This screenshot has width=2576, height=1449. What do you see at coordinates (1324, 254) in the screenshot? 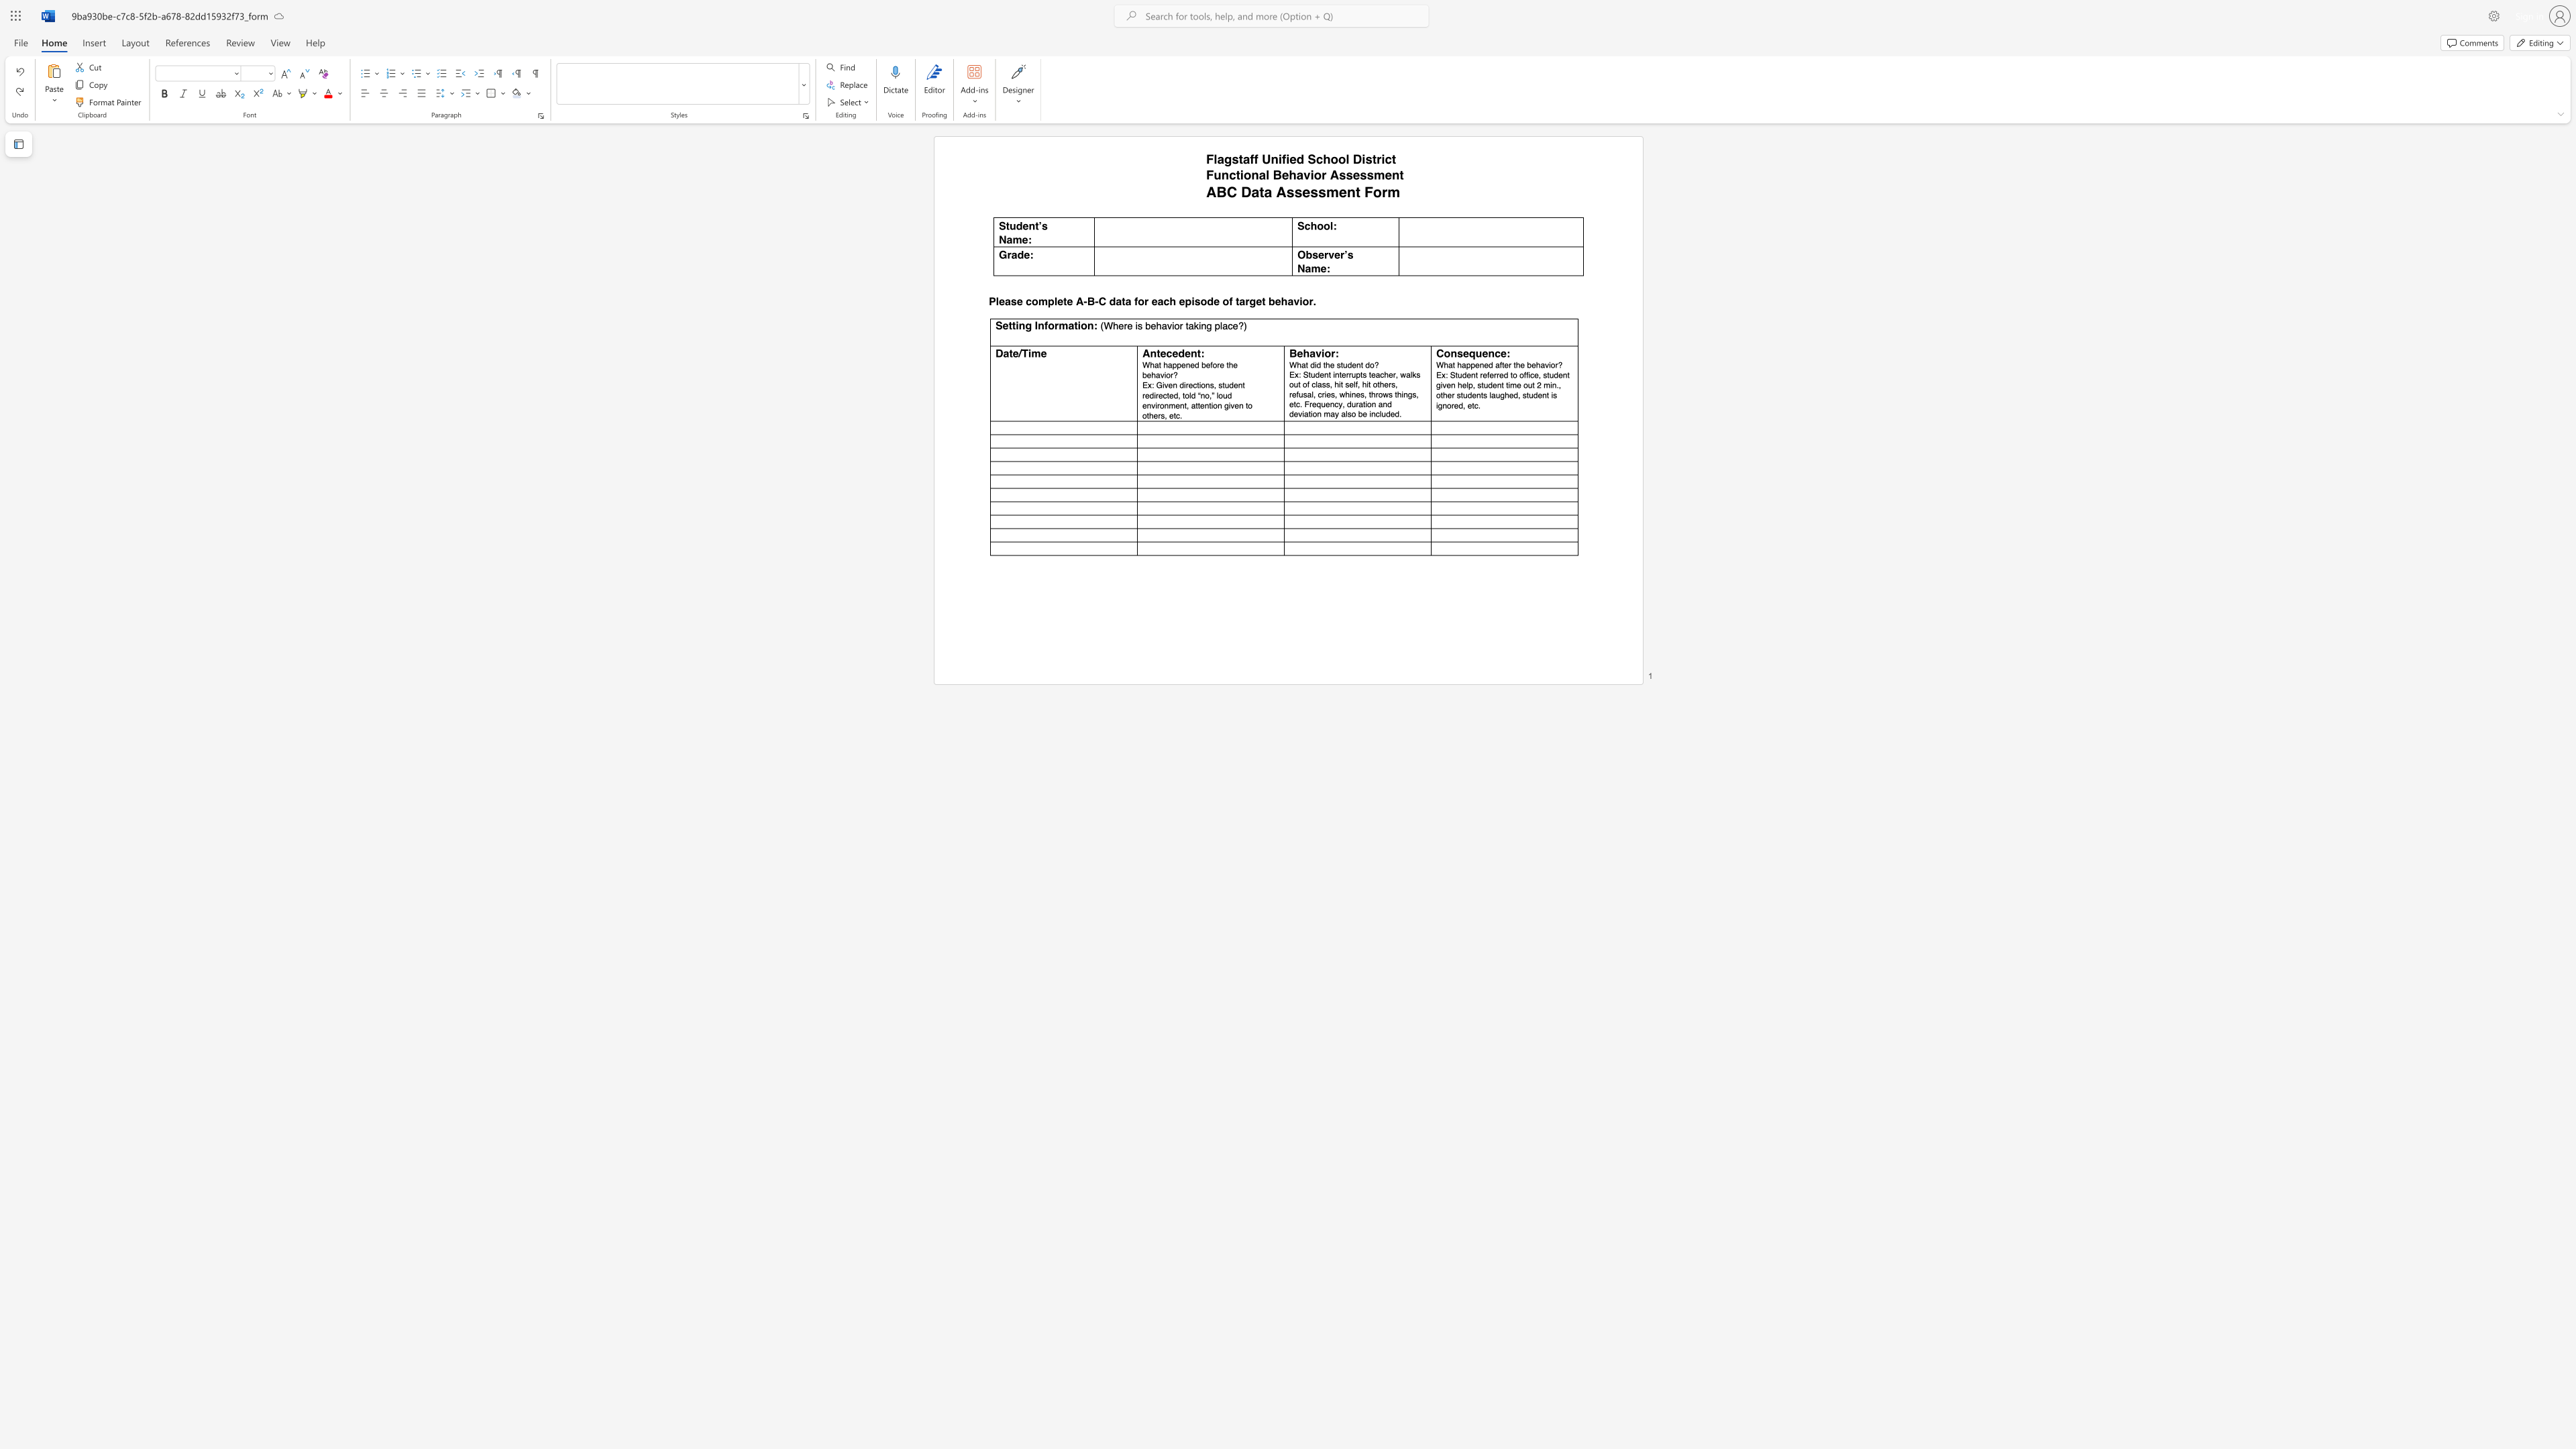
I see `the subset text "rver" within the text "Observer’s Name:"` at bounding box center [1324, 254].